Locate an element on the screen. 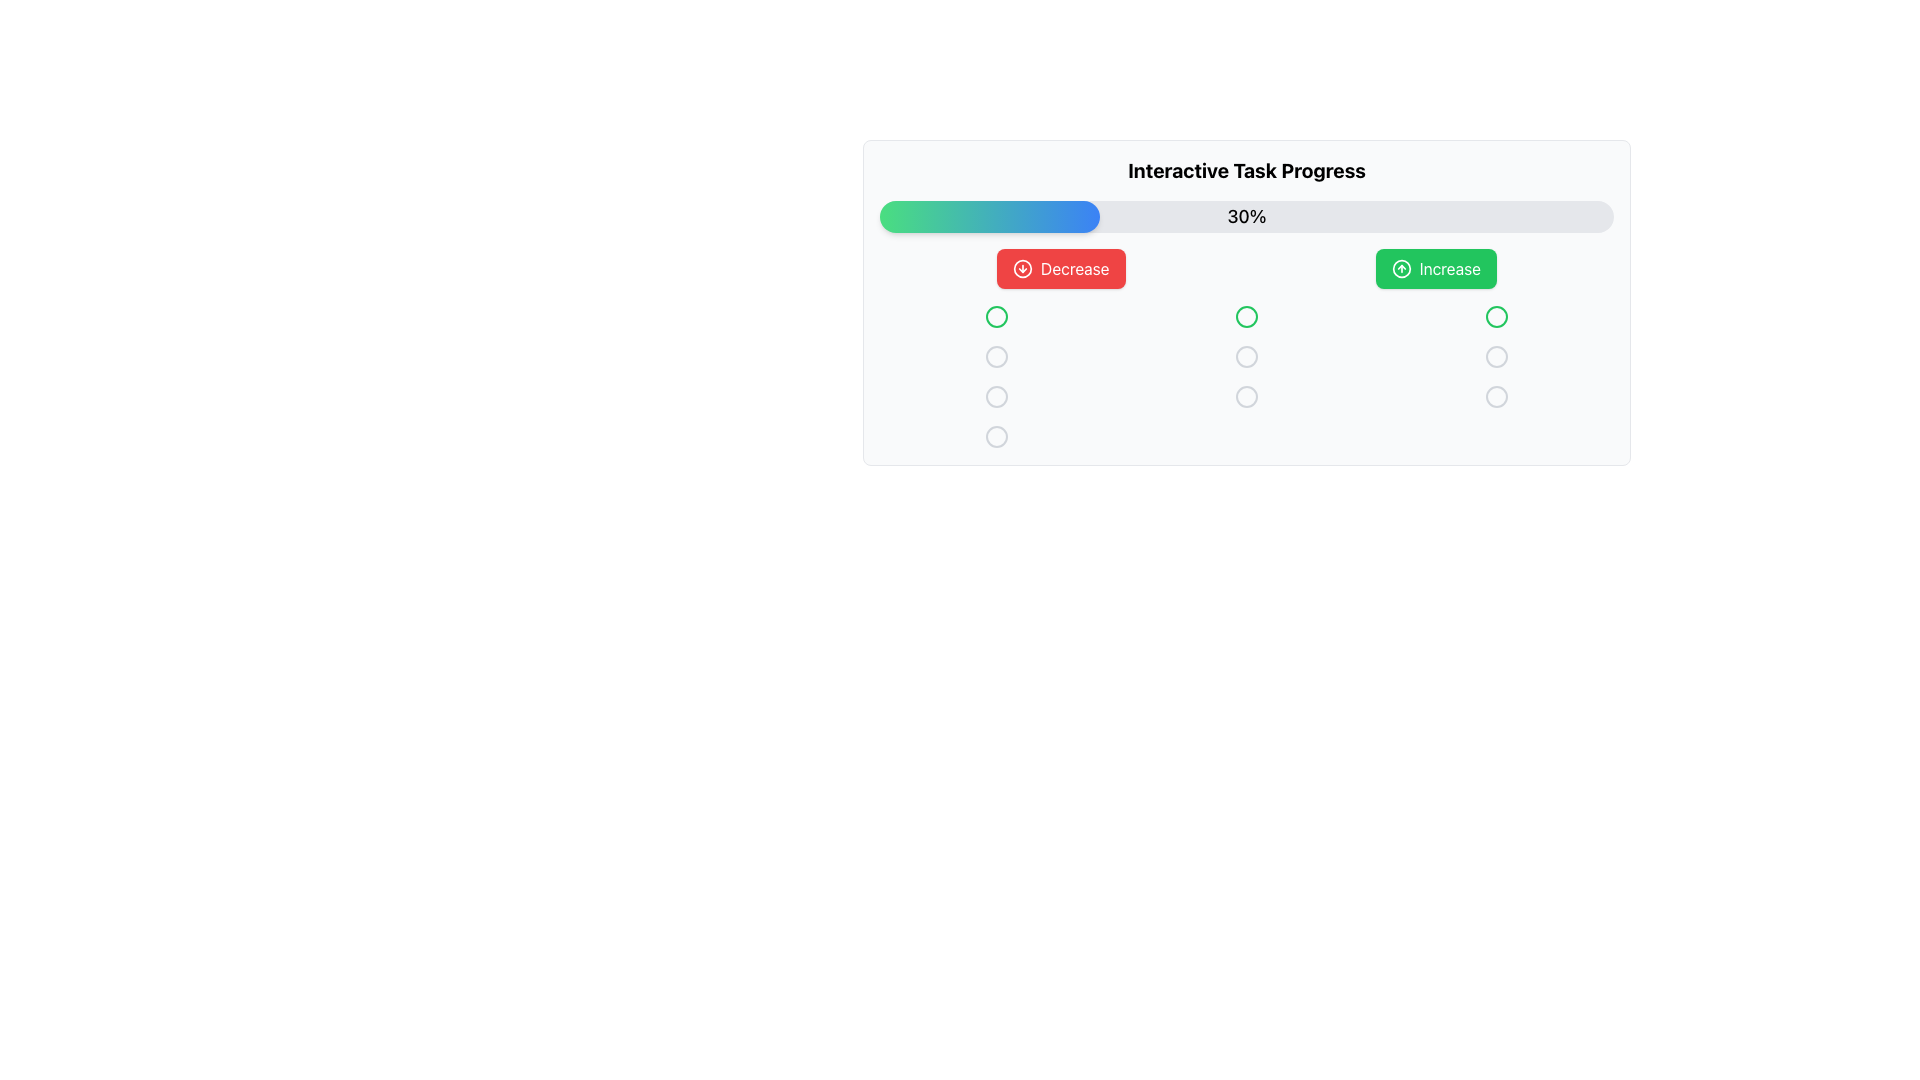 This screenshot has height=1080, width=1920. the Progress Bar element, which displays 30% progress and is located below the heading 'Interactive Task Progress' is located at coordinates (1246, 216).